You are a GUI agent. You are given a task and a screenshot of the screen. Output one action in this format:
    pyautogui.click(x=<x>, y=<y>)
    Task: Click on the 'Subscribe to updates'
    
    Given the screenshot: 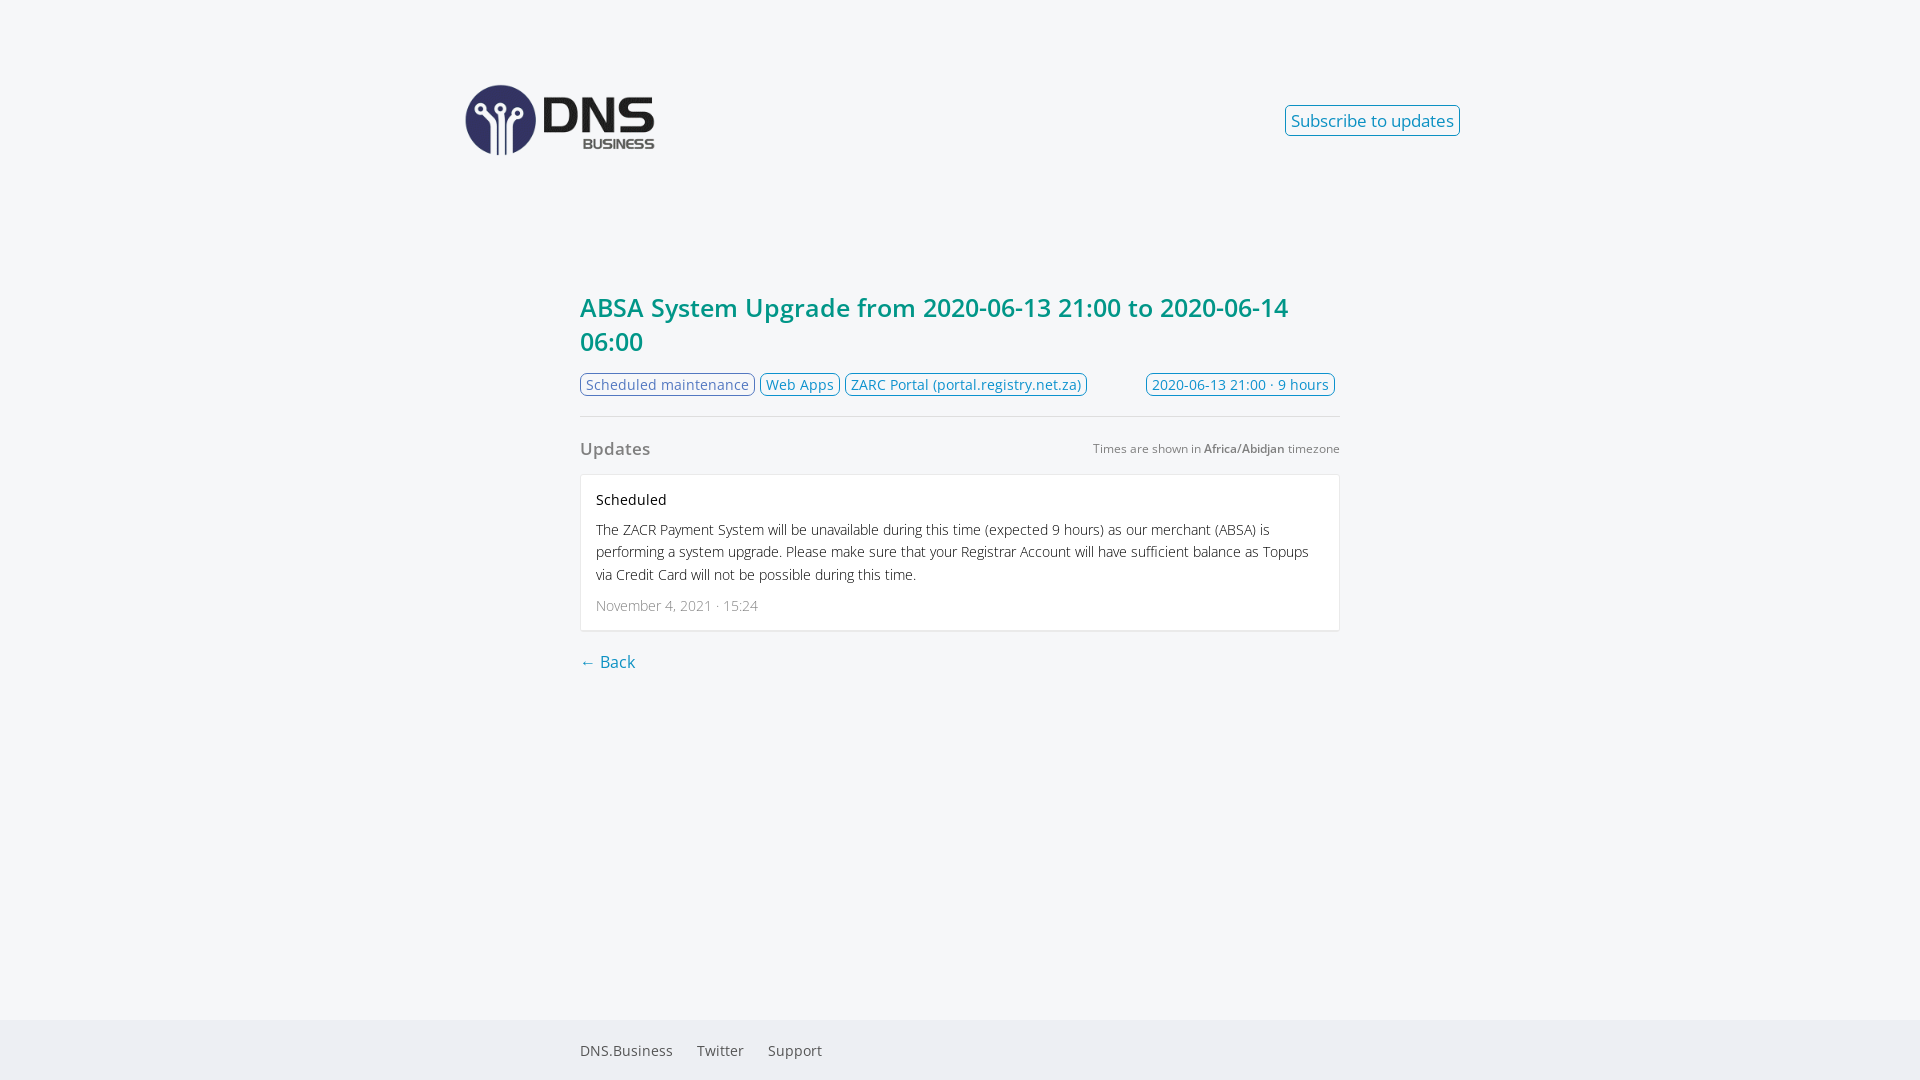 What is the action you would take?
    pyautogui.click(x=1371, y=119)
    